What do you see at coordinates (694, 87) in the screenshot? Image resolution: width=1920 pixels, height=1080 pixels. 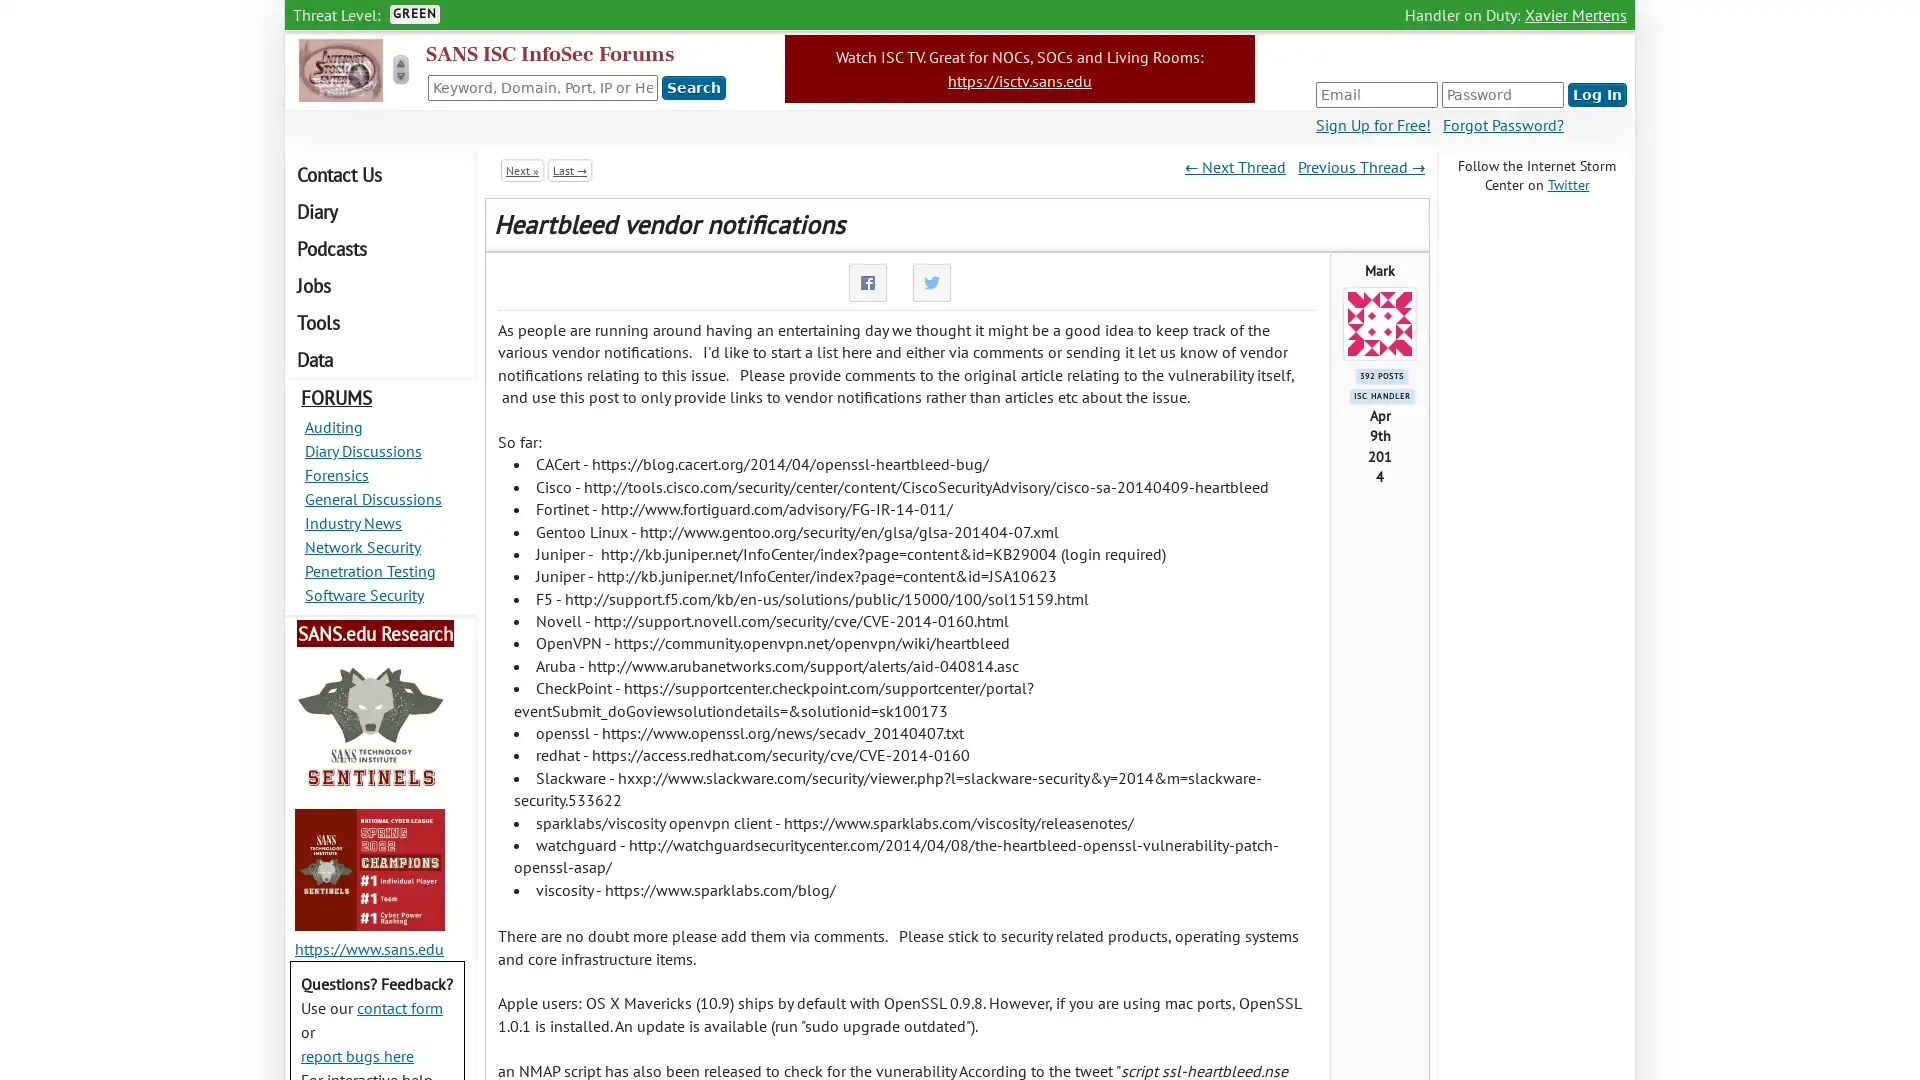 I see `Search` at bounding box center [694, 87].